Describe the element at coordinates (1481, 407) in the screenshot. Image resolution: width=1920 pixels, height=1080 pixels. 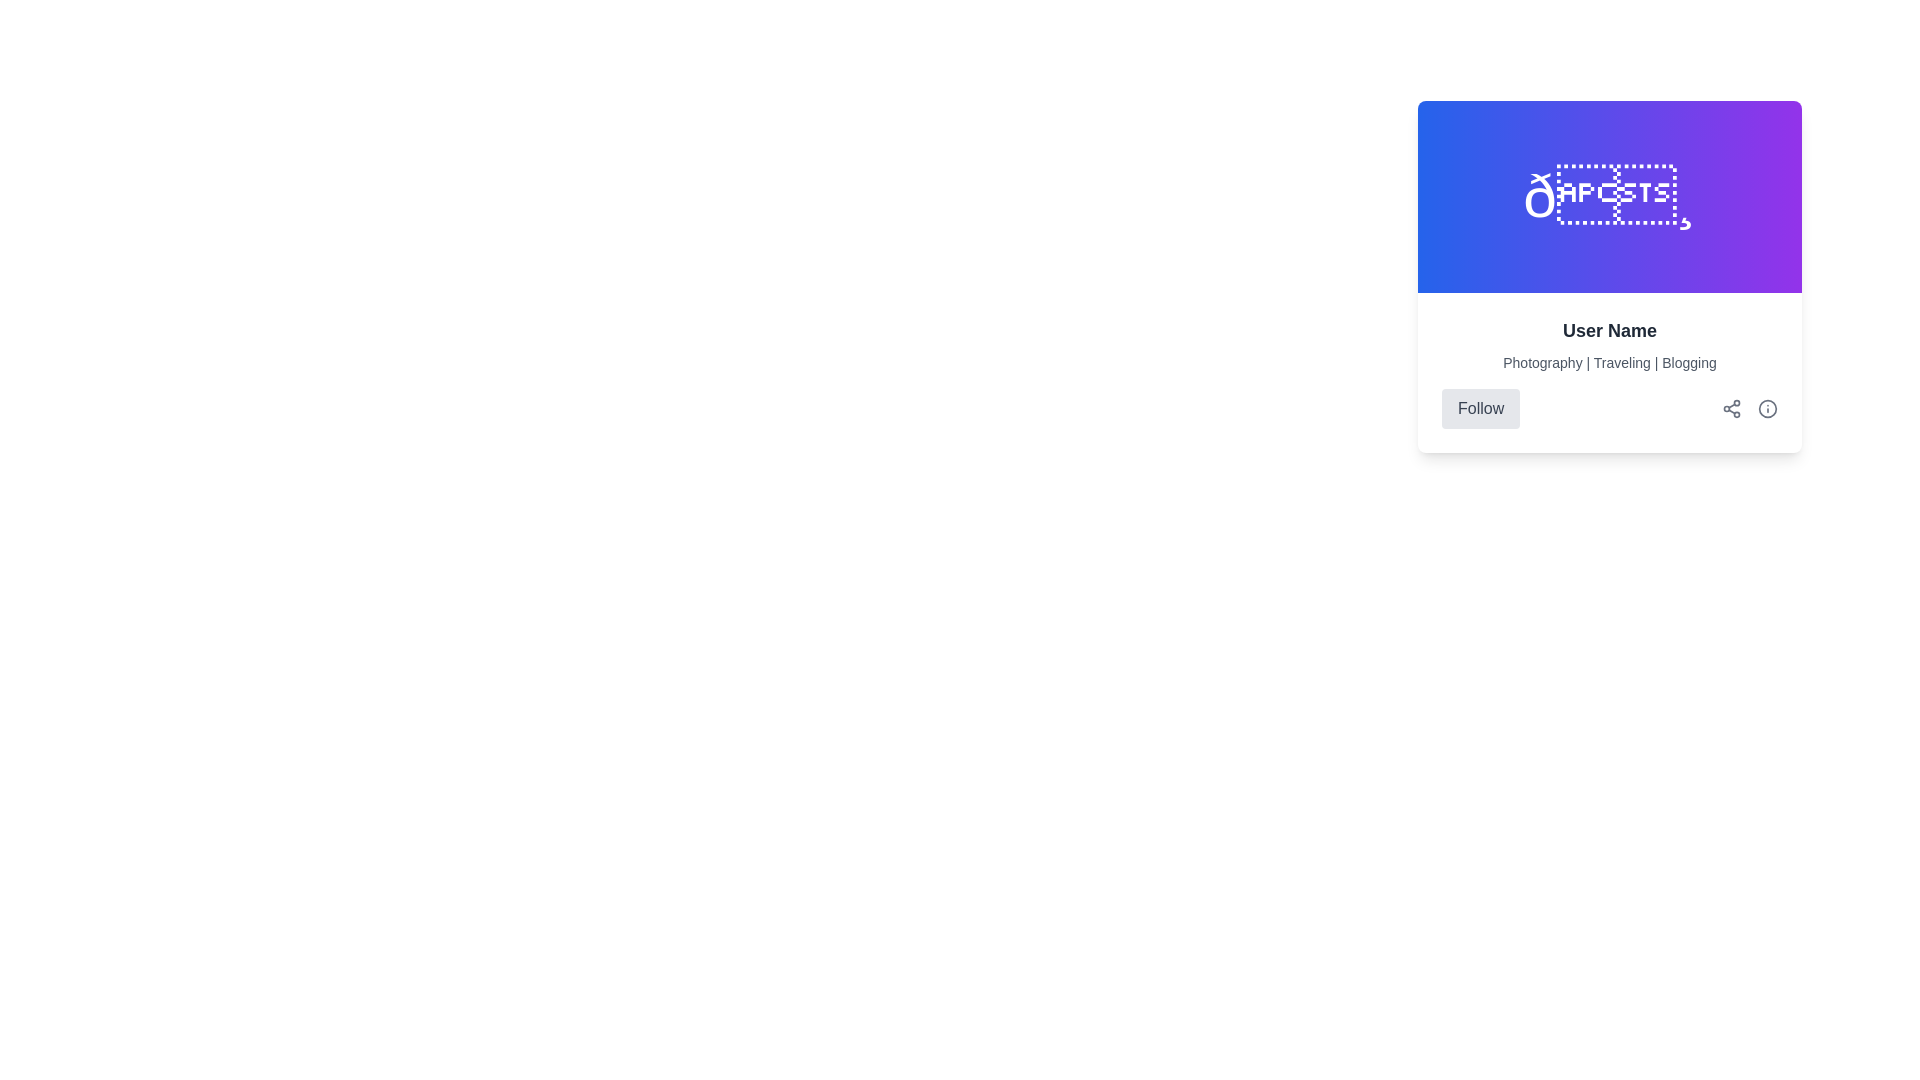
I see `the 'Follow' button, which is a rectangular button with soft rounded edges and dark gray text on a light gray background, located below the user's profile information` at that location.